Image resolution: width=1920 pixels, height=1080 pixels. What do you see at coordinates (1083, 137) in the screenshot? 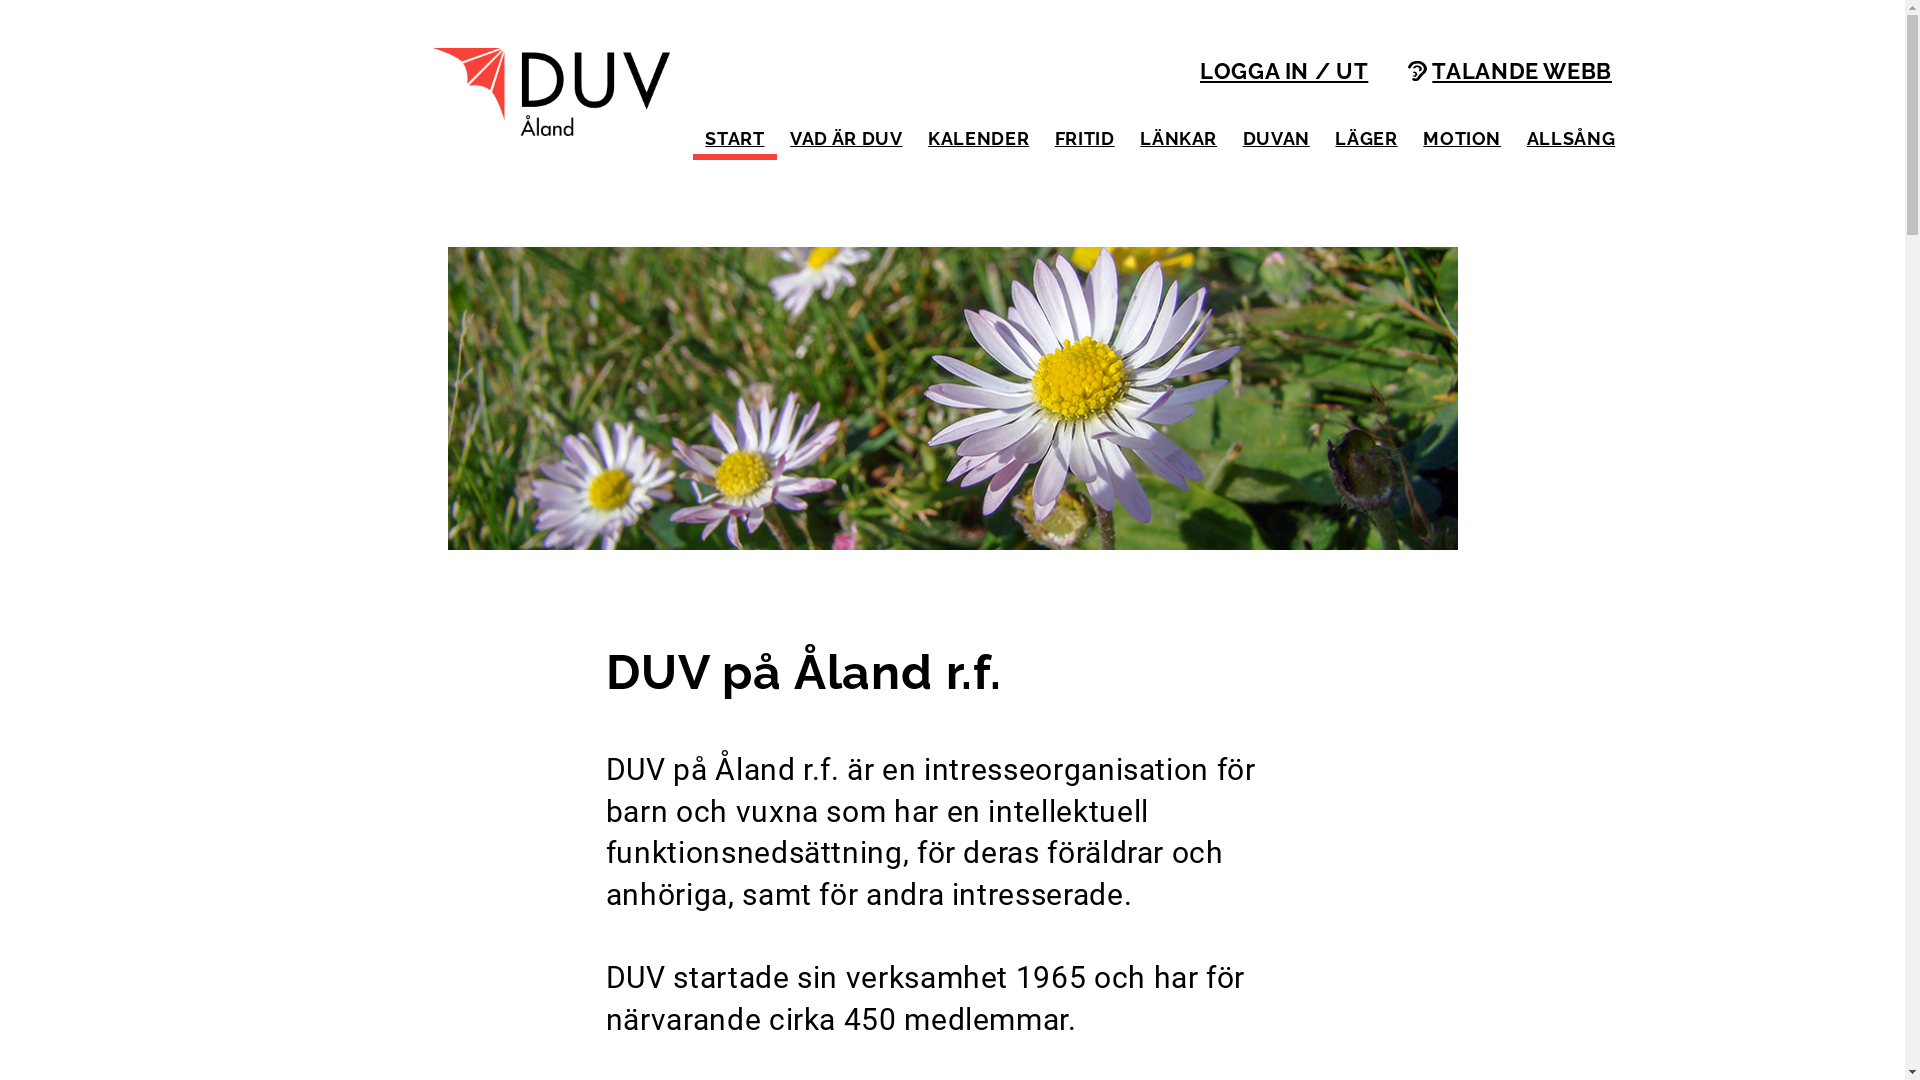
I see `'FRITID'` at bounding box center [1083, 137].